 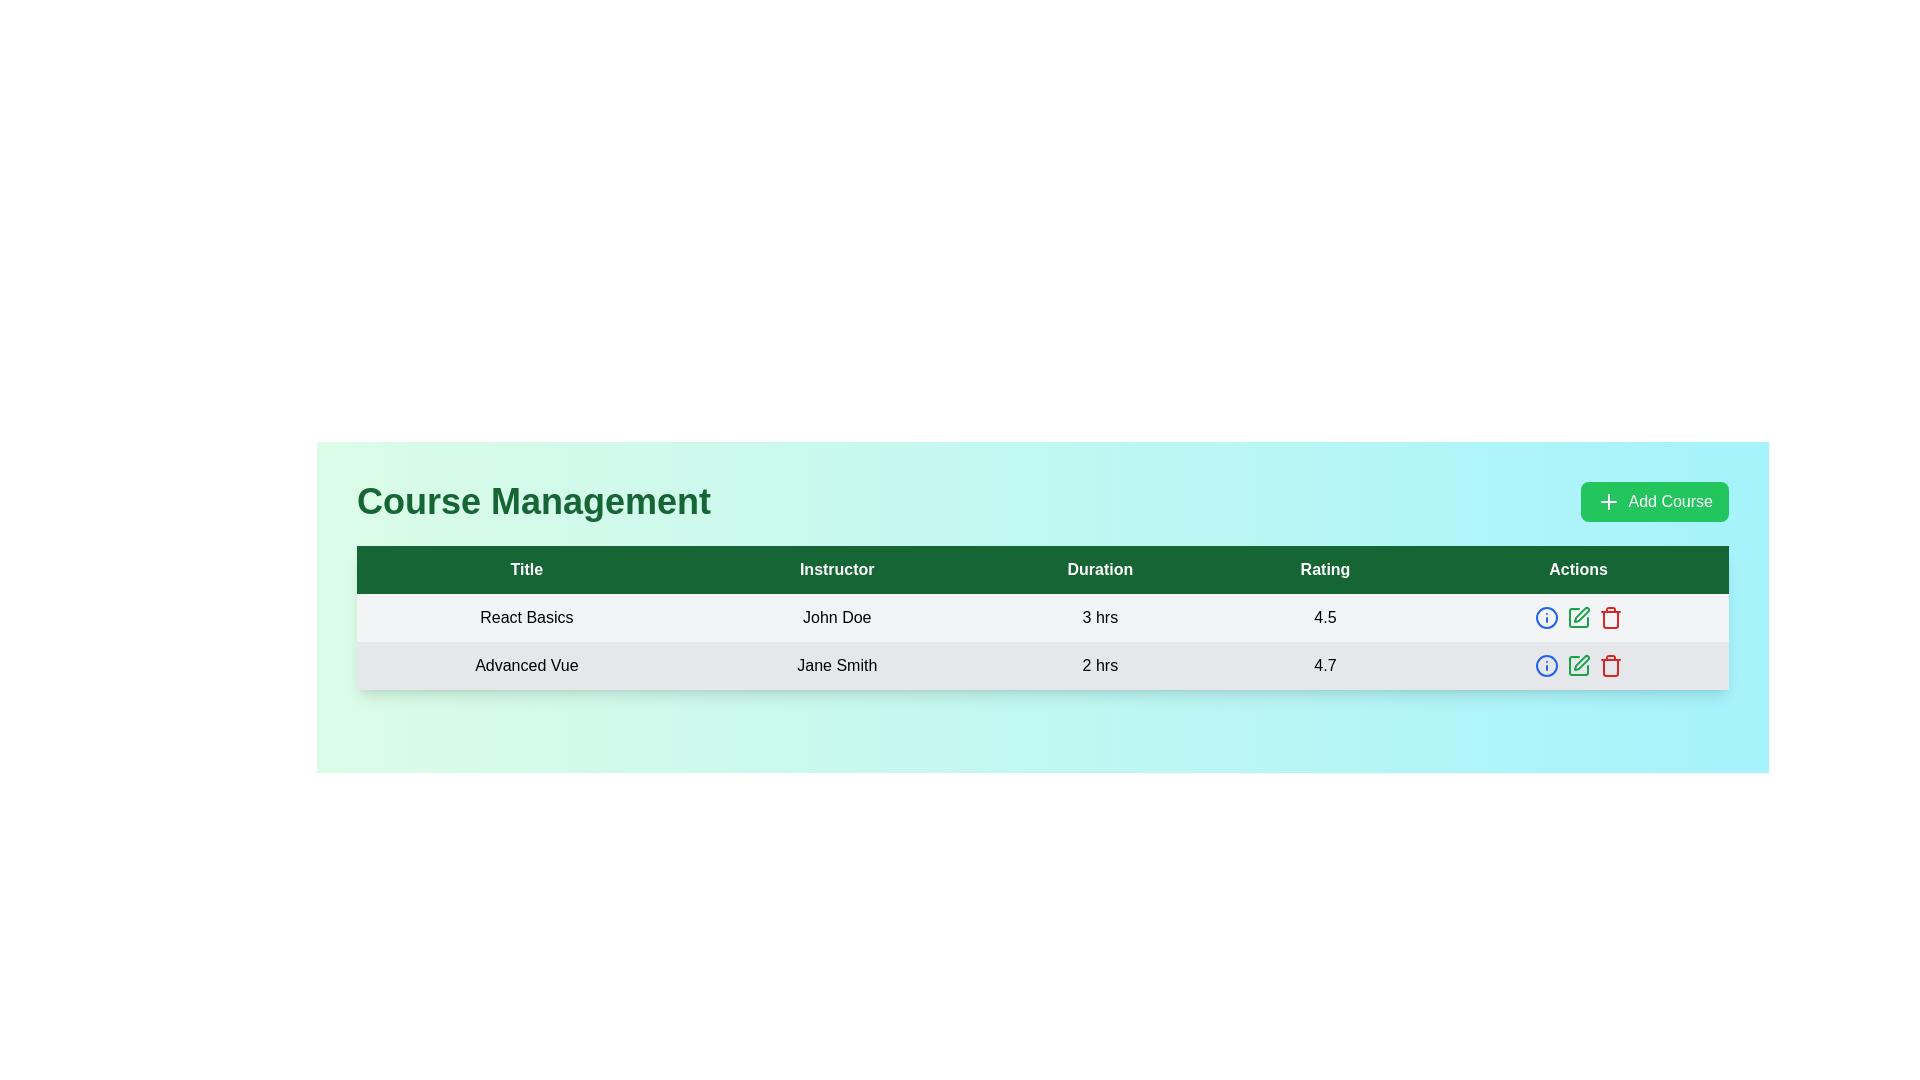 What do you see at coordinates (1325, 666) in the screenshot?
I see `the display-only text component that shows the rating value of the 'Advanced Vue' course, located in the fourth cell of the second row of the table` at bounding box center [1325, 666].